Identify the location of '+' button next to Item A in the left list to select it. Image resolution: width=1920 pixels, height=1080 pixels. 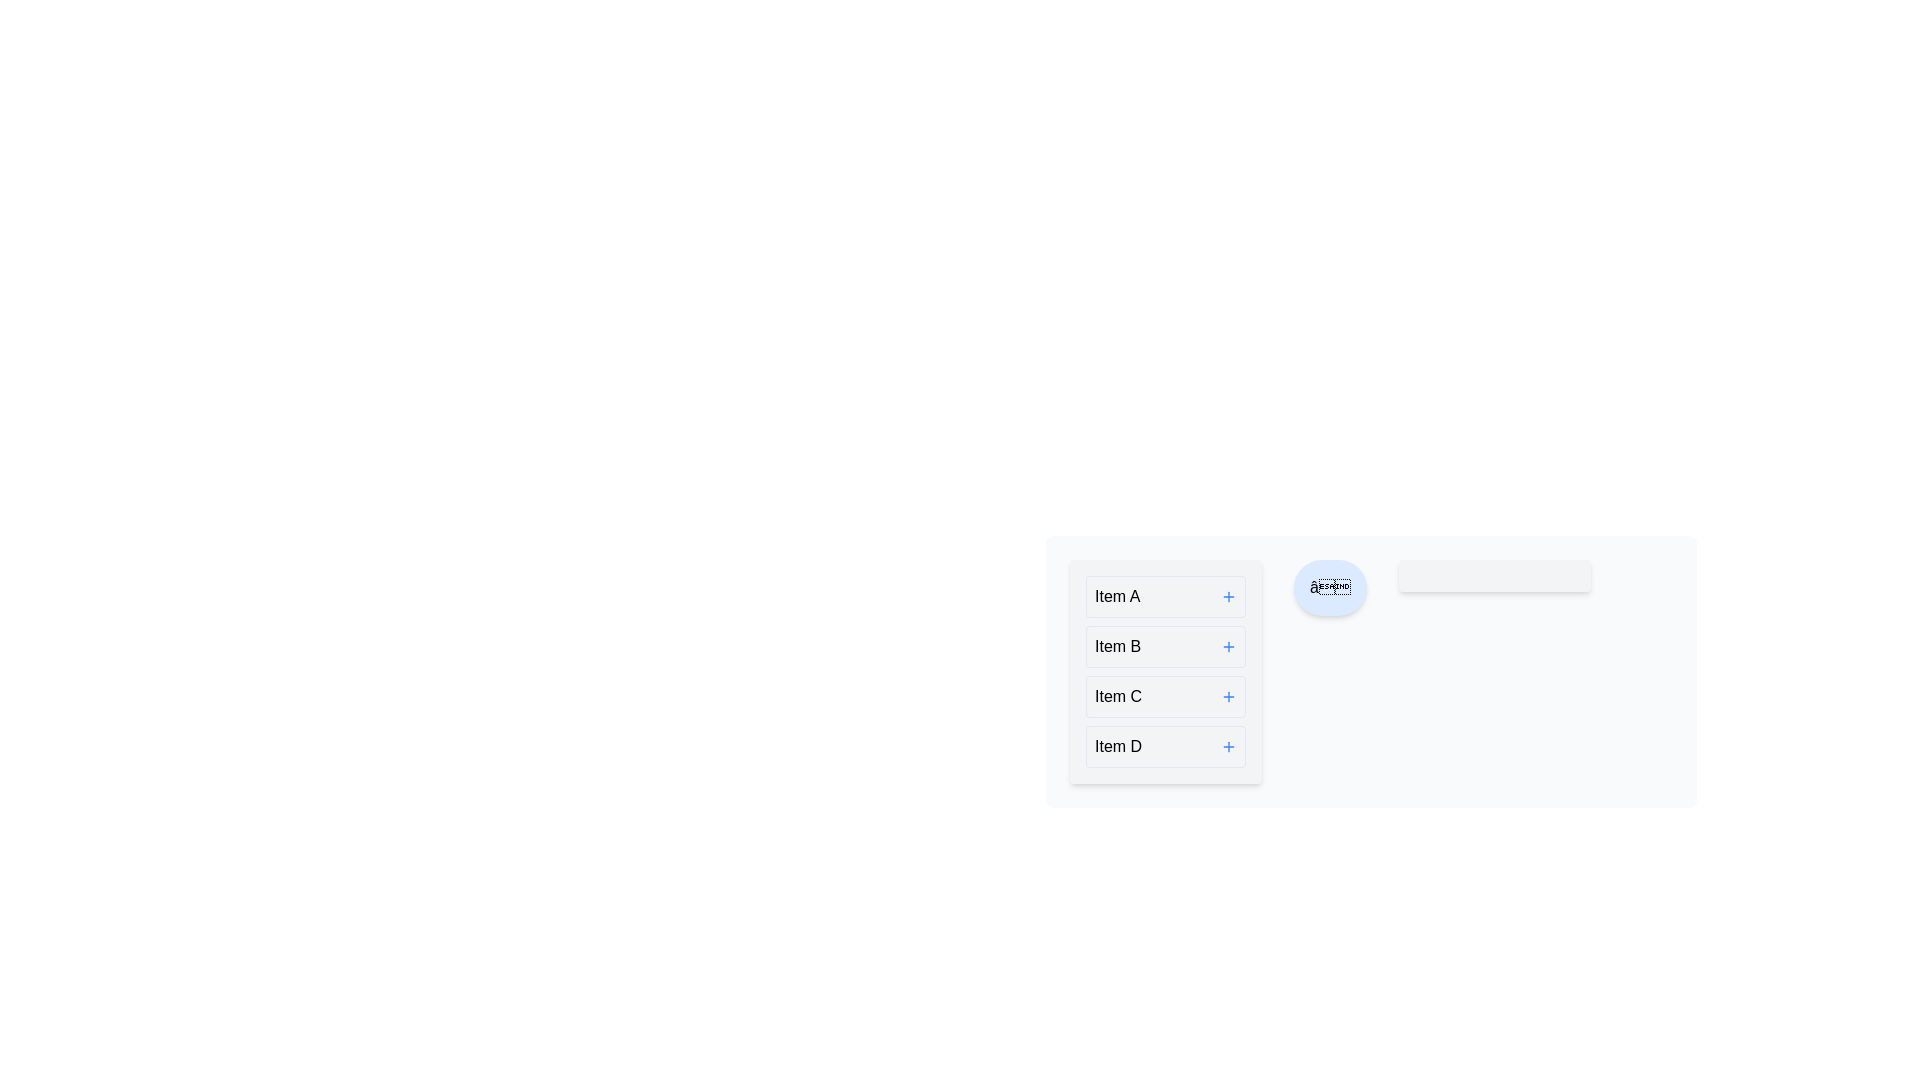
(1227, 596).